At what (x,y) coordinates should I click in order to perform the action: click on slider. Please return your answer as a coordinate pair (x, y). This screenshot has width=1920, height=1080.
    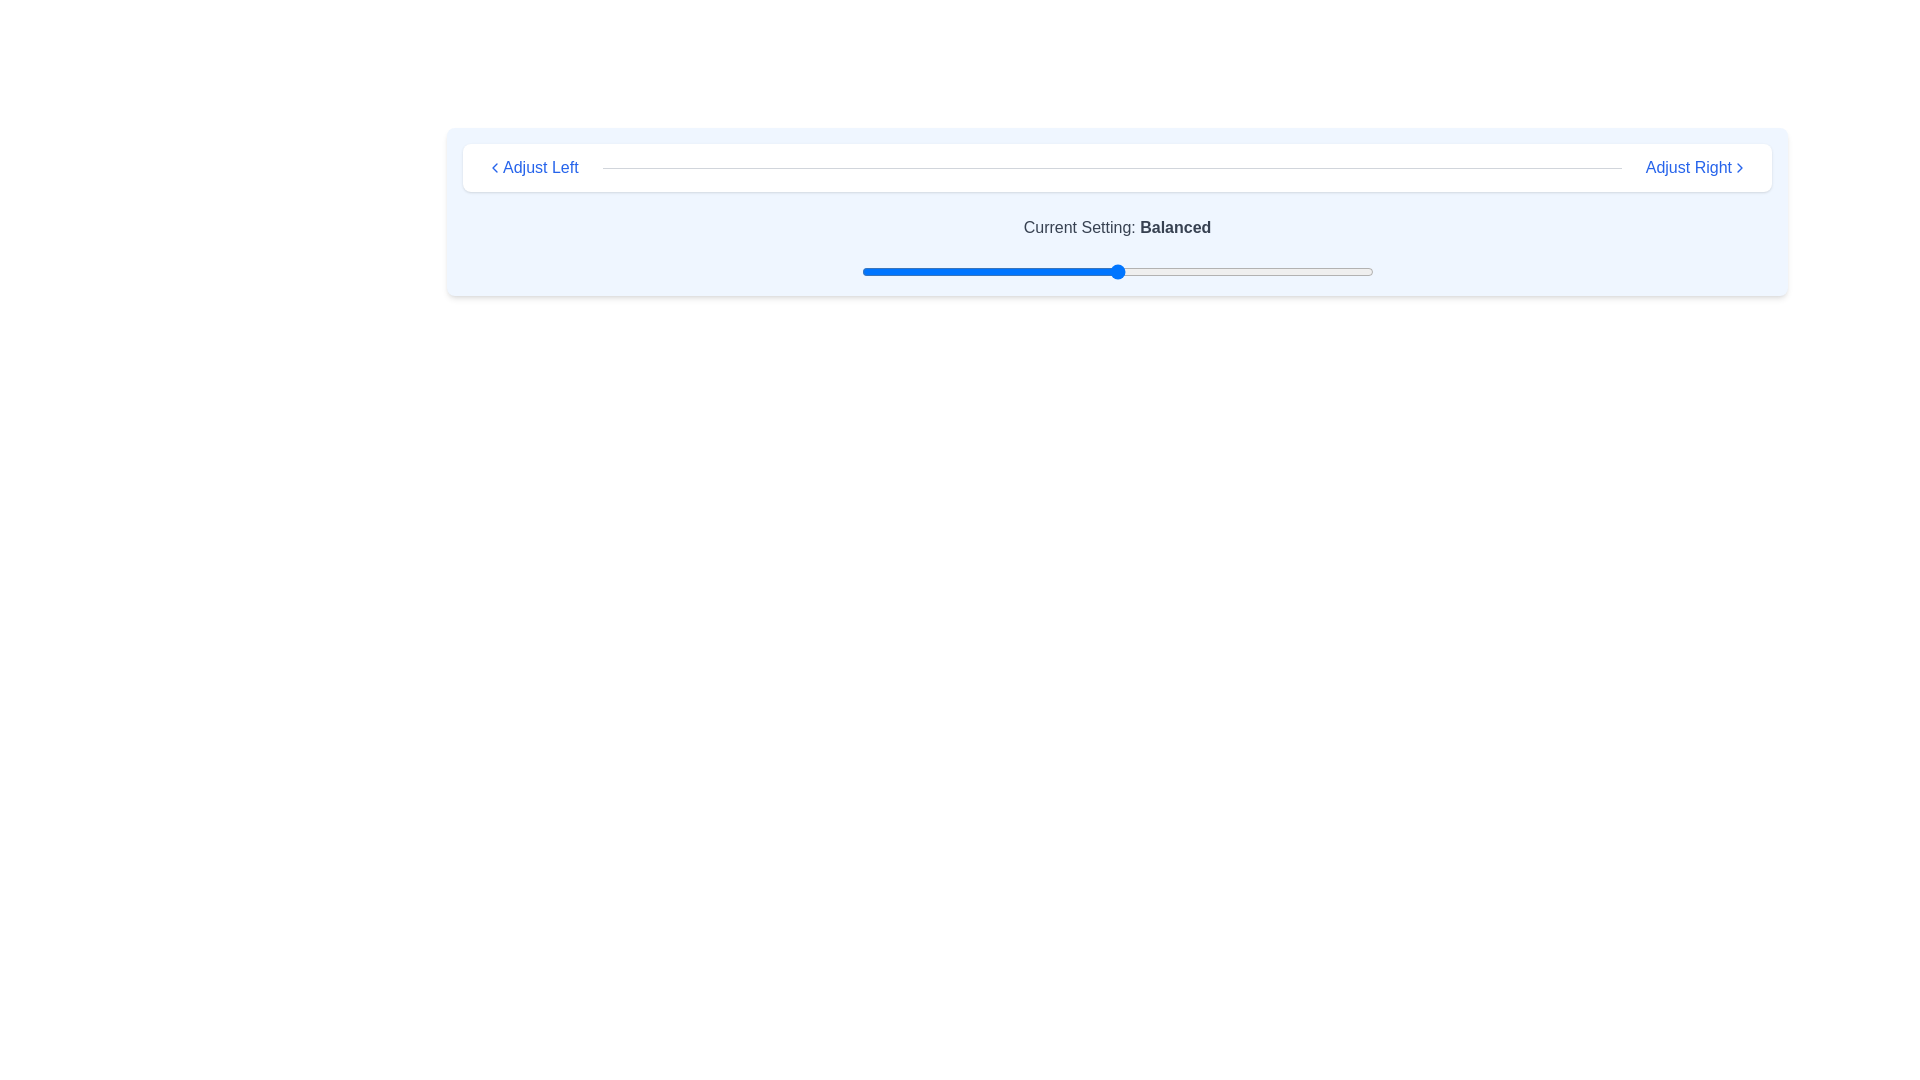
    Looking at the image, I should click on (1009, 272).